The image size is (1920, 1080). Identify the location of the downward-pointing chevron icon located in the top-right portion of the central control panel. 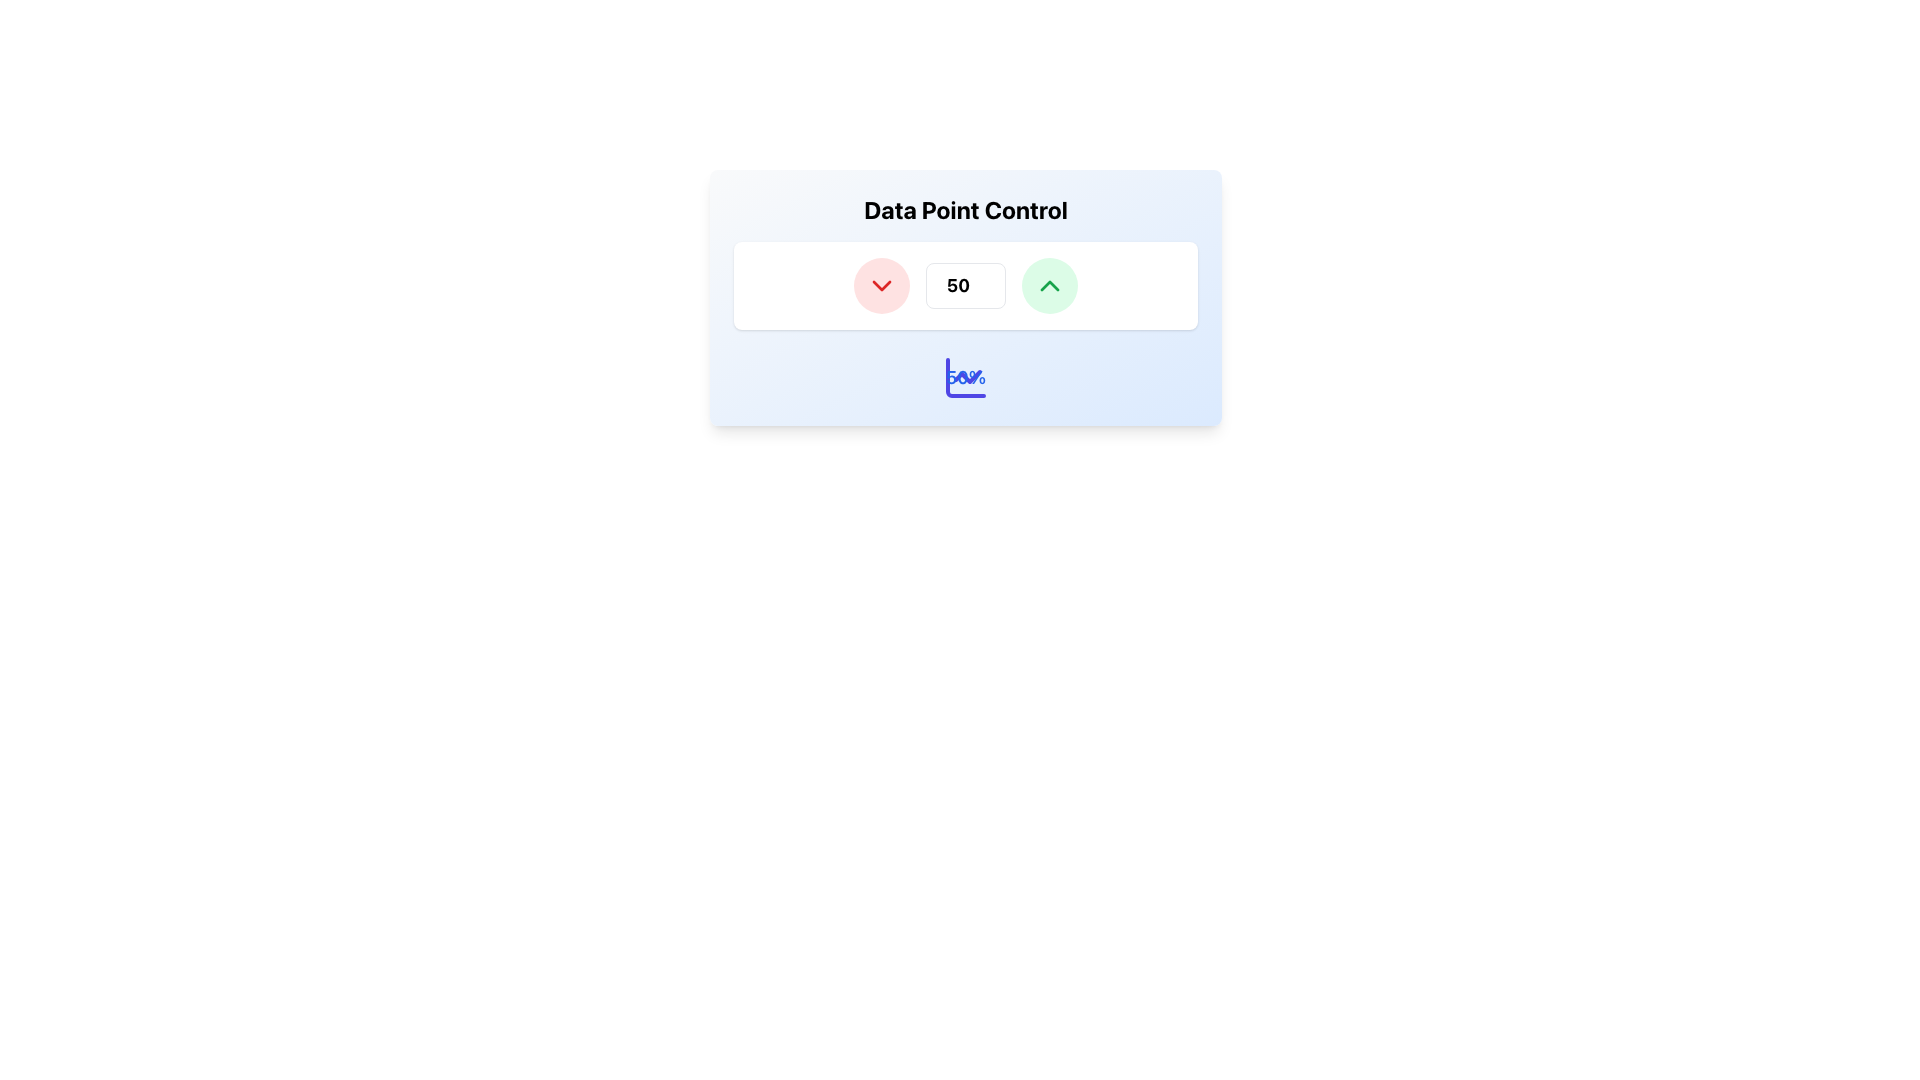
(881, 285).